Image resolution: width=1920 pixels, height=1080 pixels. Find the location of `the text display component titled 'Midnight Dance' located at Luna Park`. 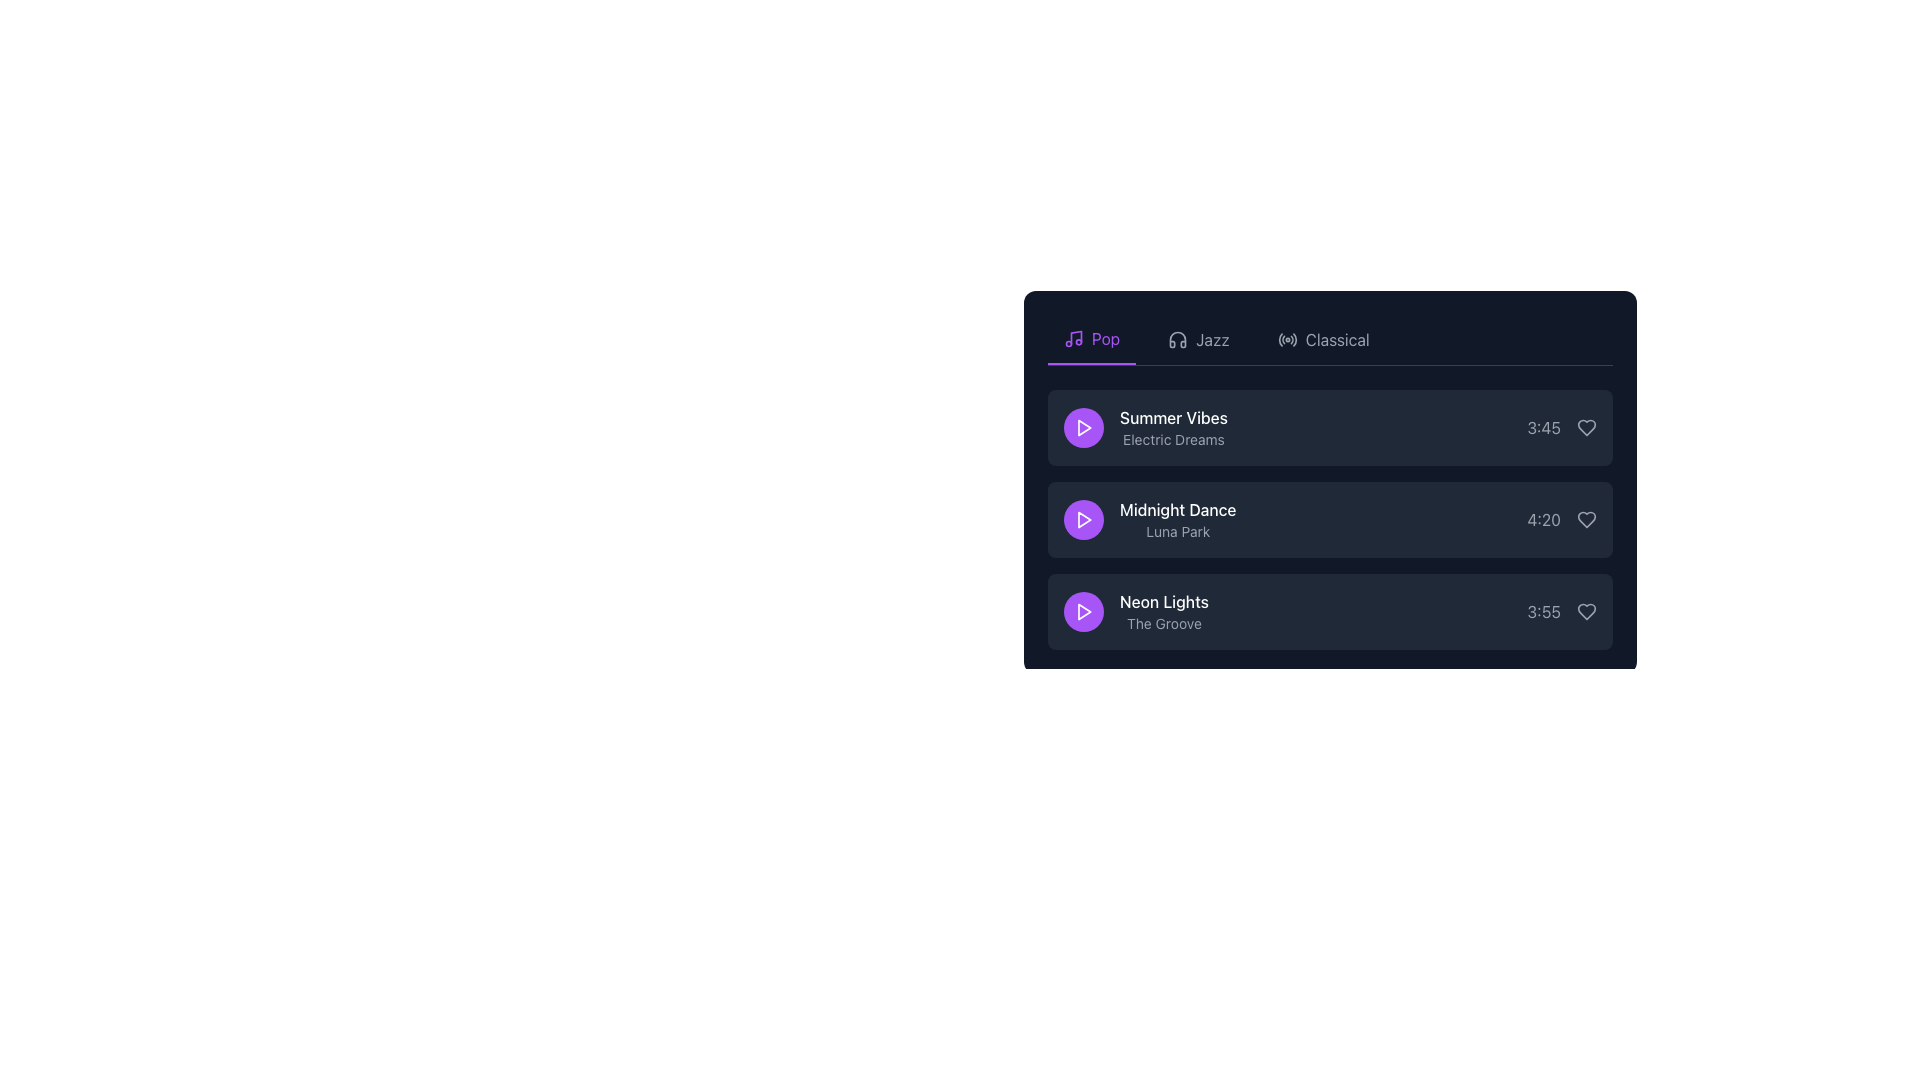

the text display component titled 'Midnight Dance' located at Luna Park is located at coordinates (1150, 519).